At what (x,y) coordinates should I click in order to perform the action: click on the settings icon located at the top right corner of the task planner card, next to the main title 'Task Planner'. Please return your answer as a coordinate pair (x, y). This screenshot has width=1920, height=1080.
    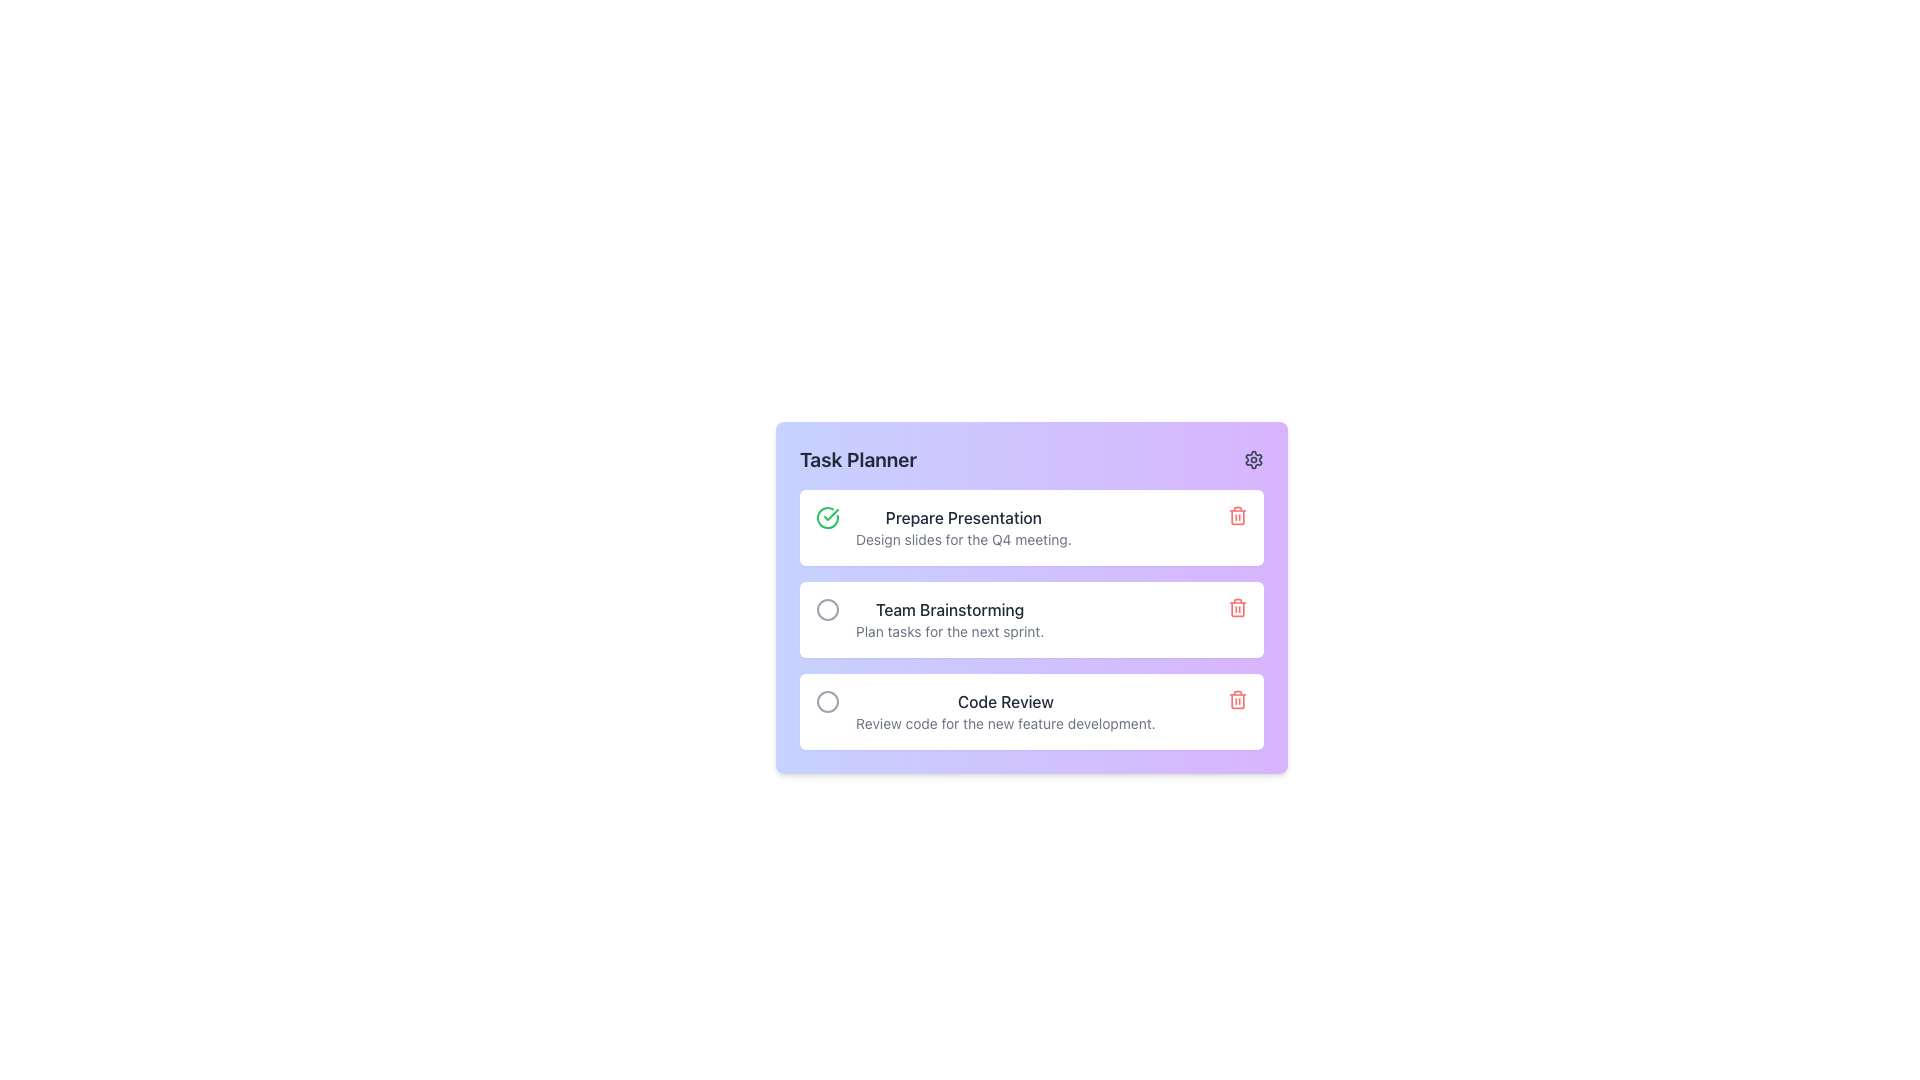
    Looking at the image, I should click on (1252, 459).